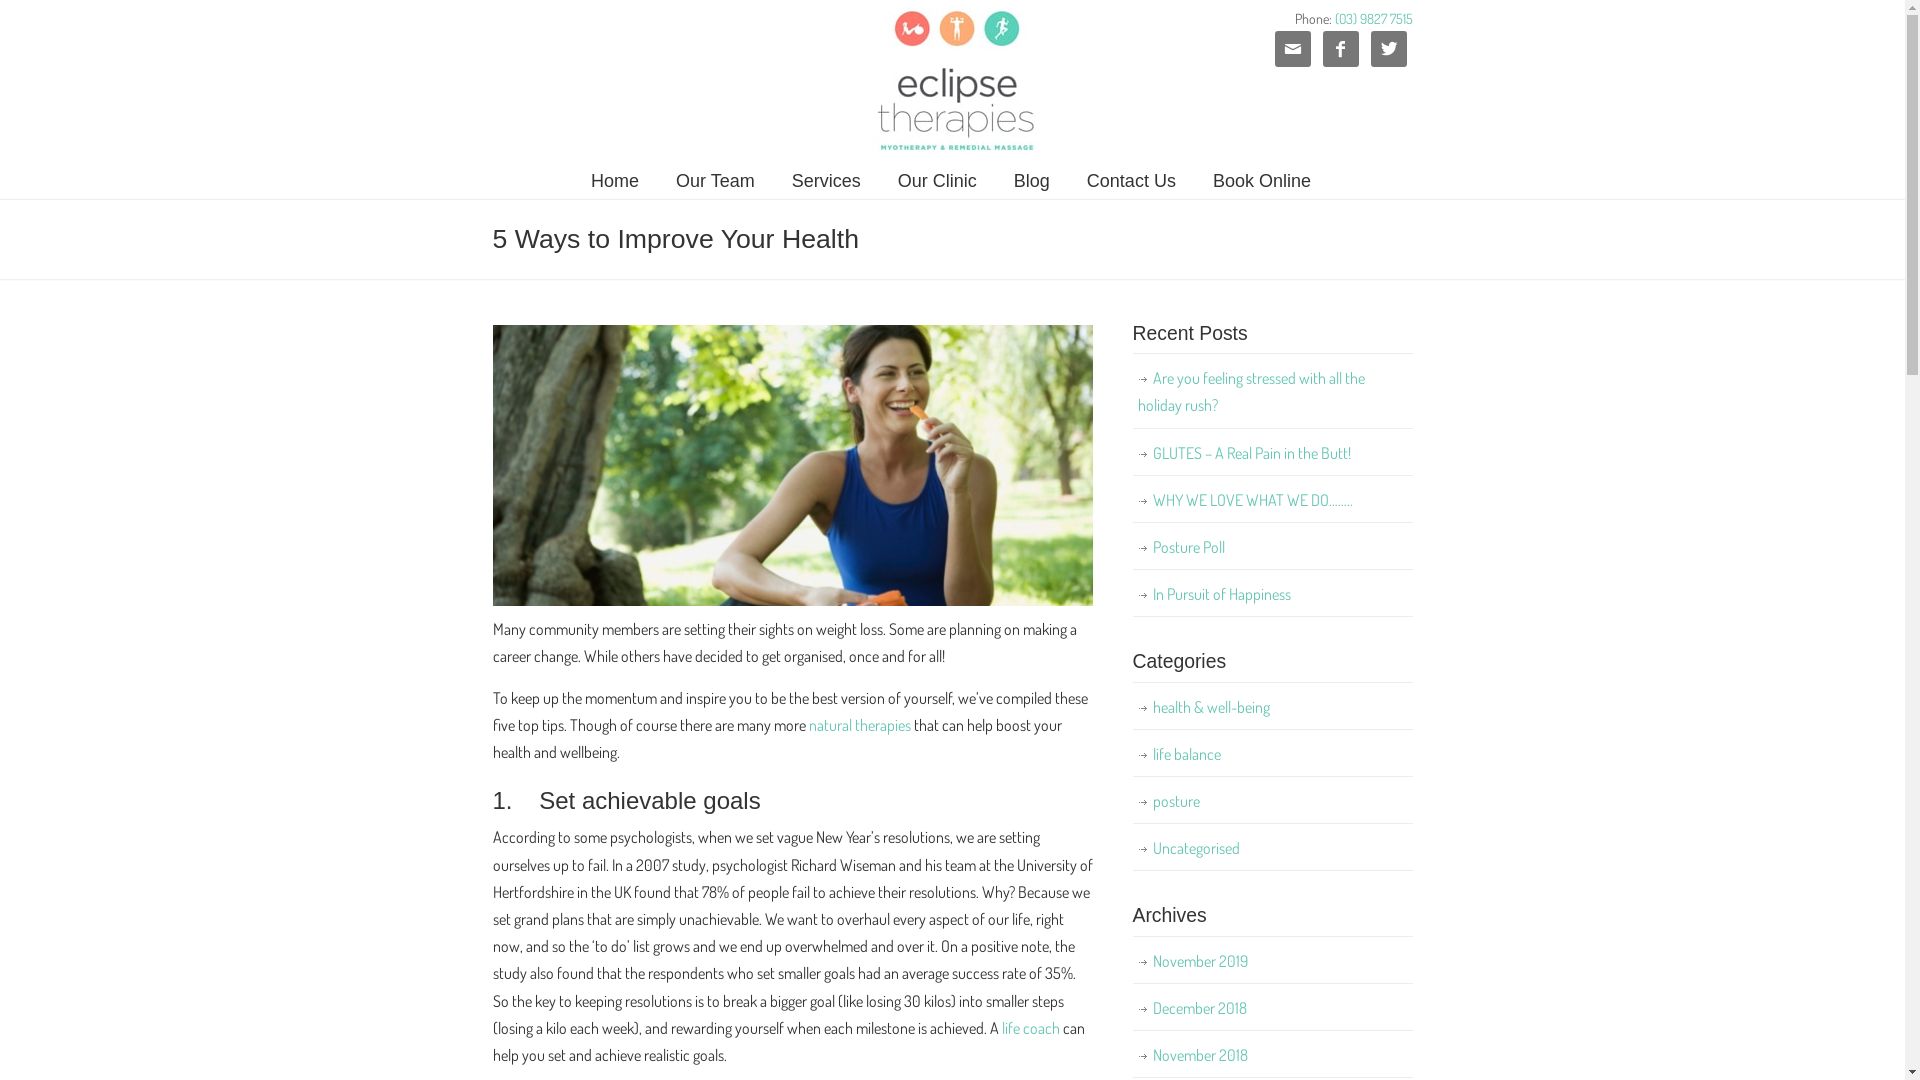 The image size is (1920, 1080). I want to click on 'health & well-being', so click(1271, 706).